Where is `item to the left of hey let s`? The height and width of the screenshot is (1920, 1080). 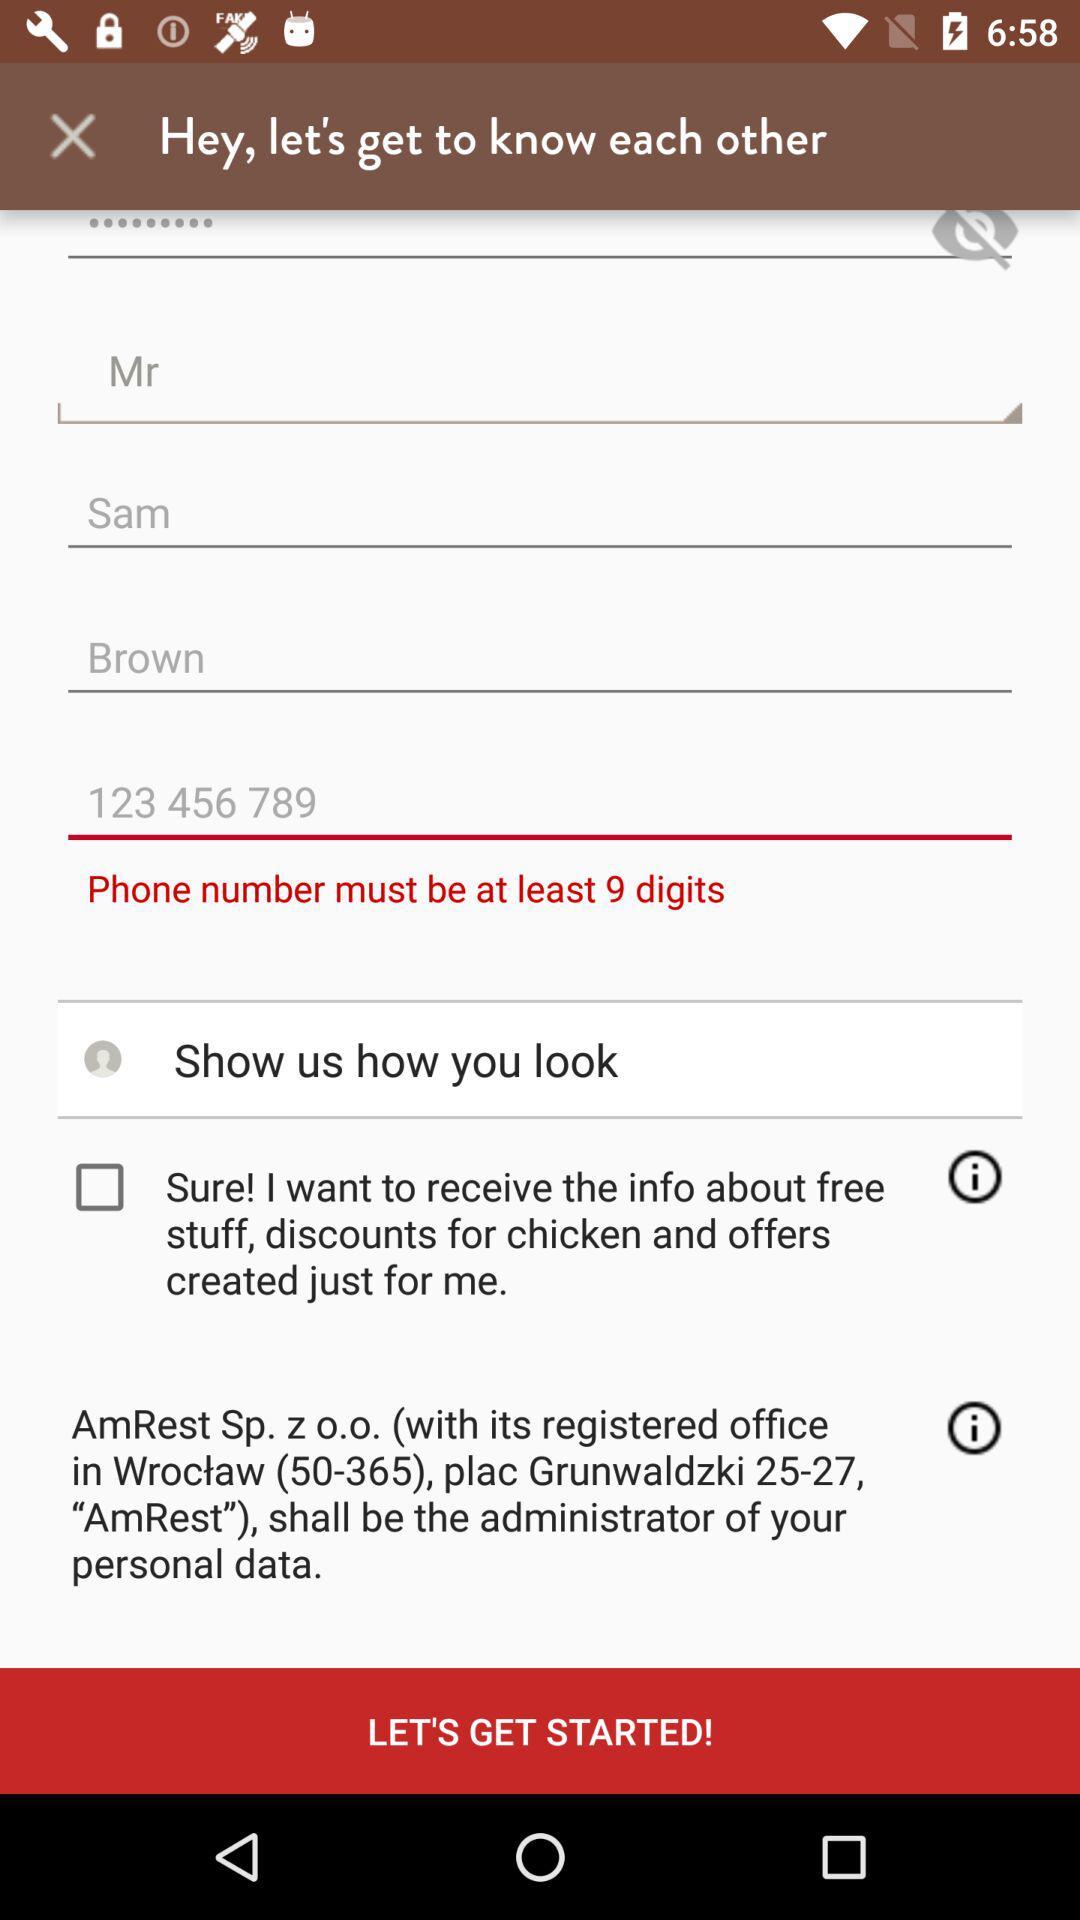
item to the left of hey let s is located at coordinates (72, 135).